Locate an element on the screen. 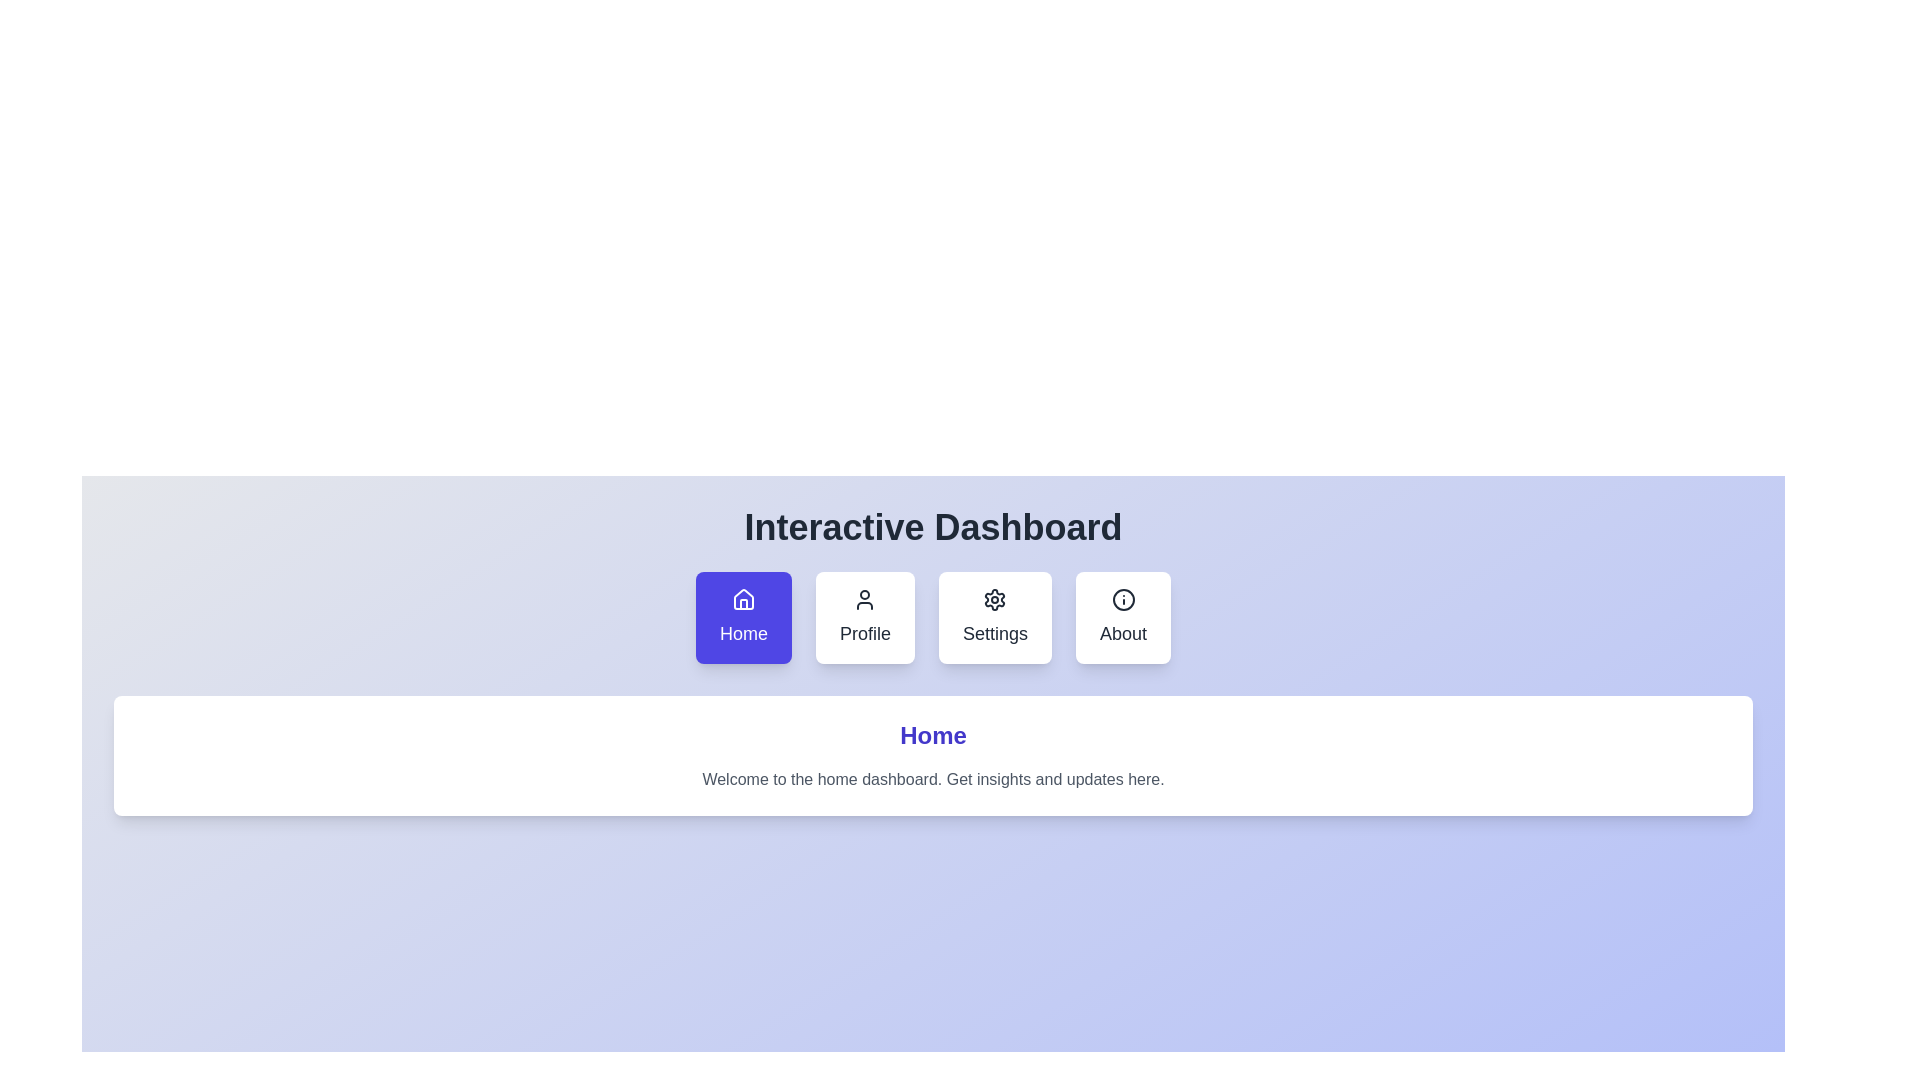 This screenshot has width=1920, height=1080. the profile icon, which is a minimalist circular representation of a user, located in the top-center of the 'Profile' button beneath the 'Interactive Dashboard' is located at coordinates (865, 599).